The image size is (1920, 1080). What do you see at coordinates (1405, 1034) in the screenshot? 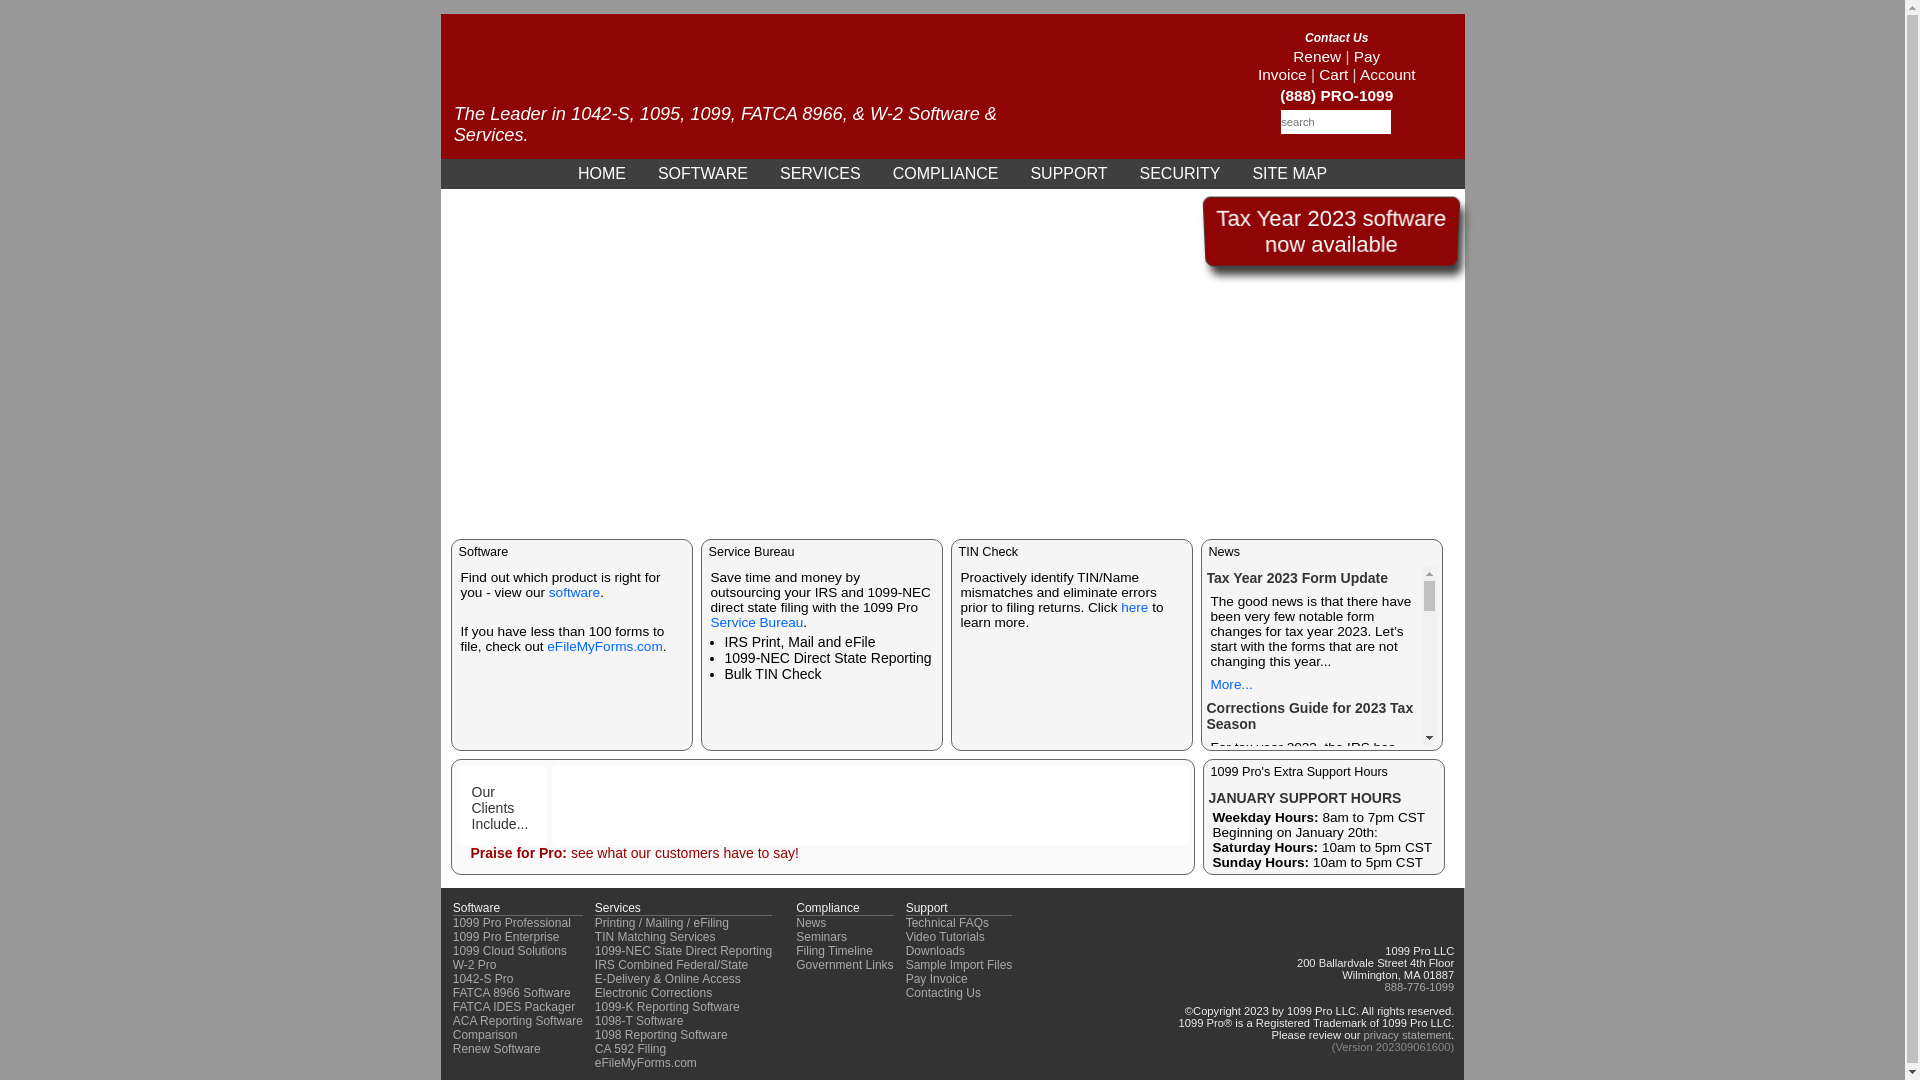
I see `'privacy statement'` at bounding box center [1405, 1034].